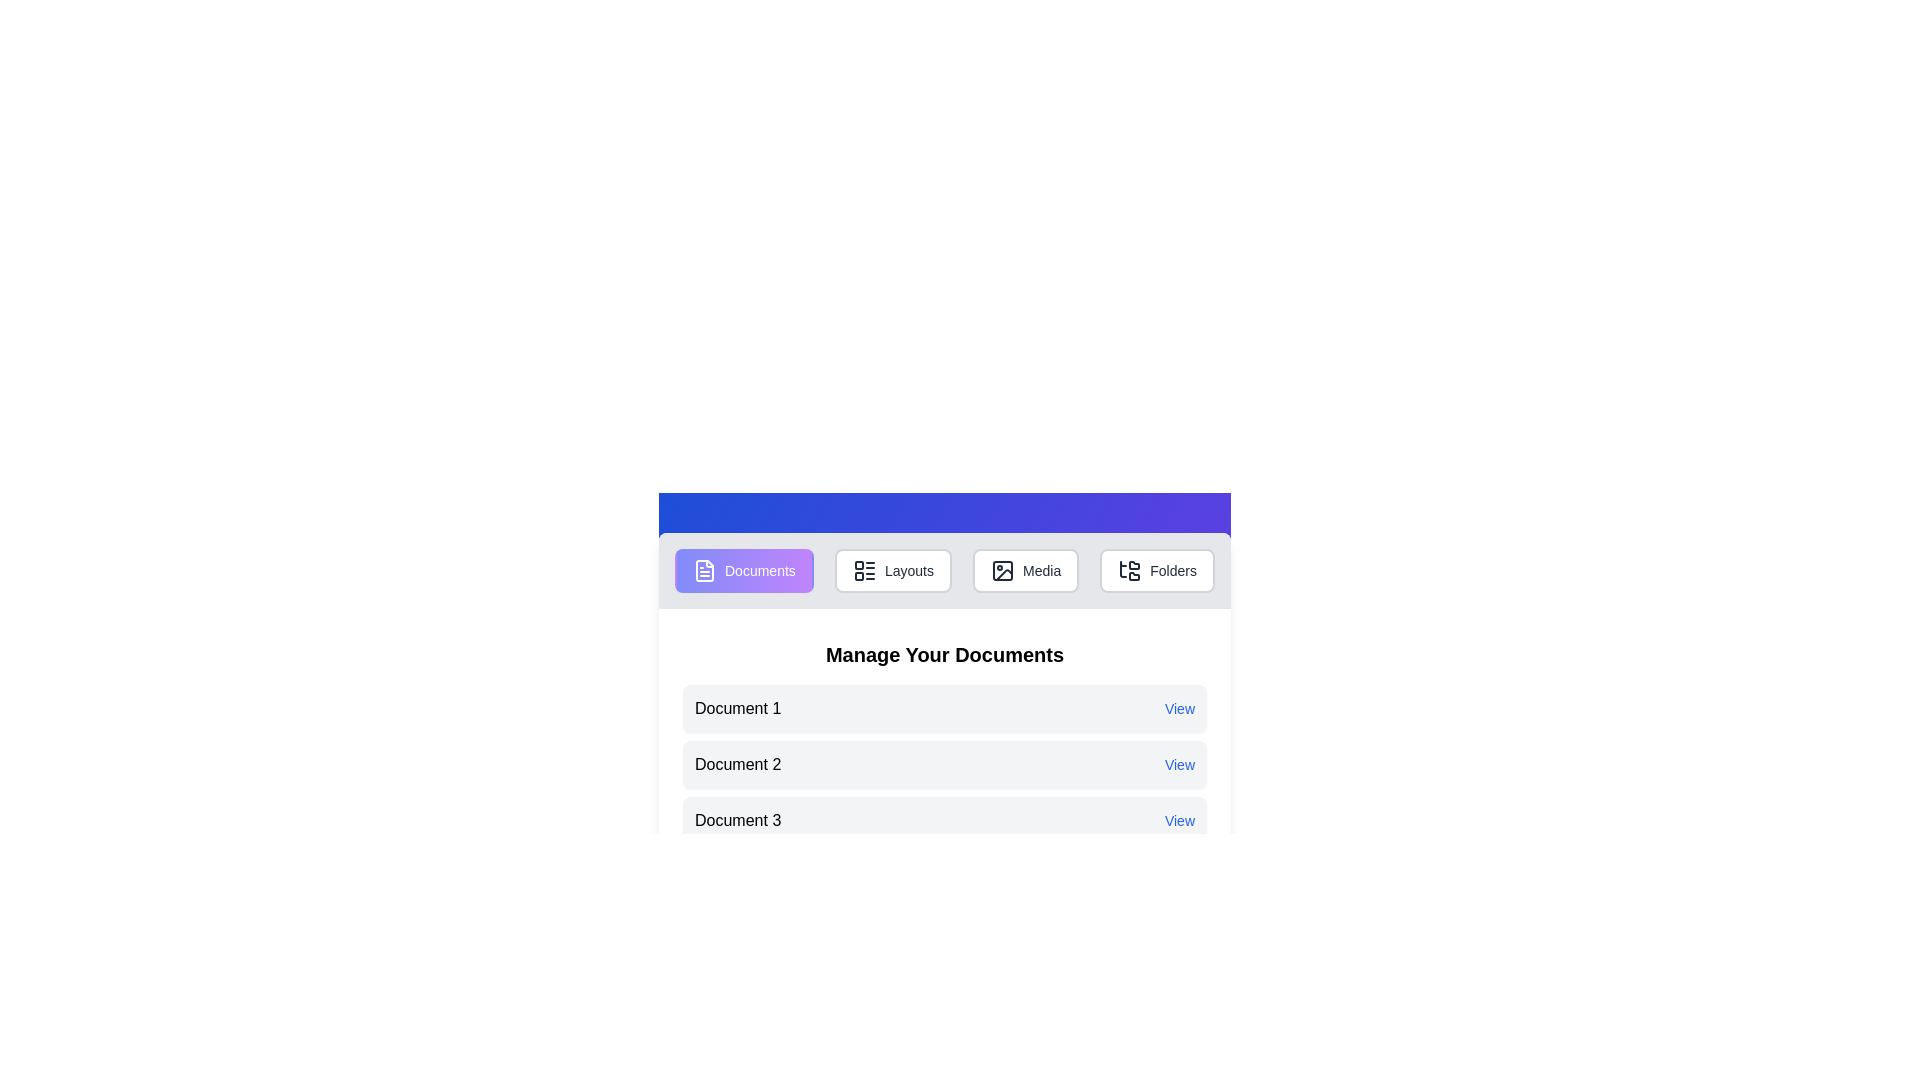 The height and width of the screenshot is (1080, 1920). I want to click on the hyperlink for 'Document 1' to observe the style change, which is located on the right-hand side of the text 'Document 1View' and styled in clear blue text, so click(1180, 708).